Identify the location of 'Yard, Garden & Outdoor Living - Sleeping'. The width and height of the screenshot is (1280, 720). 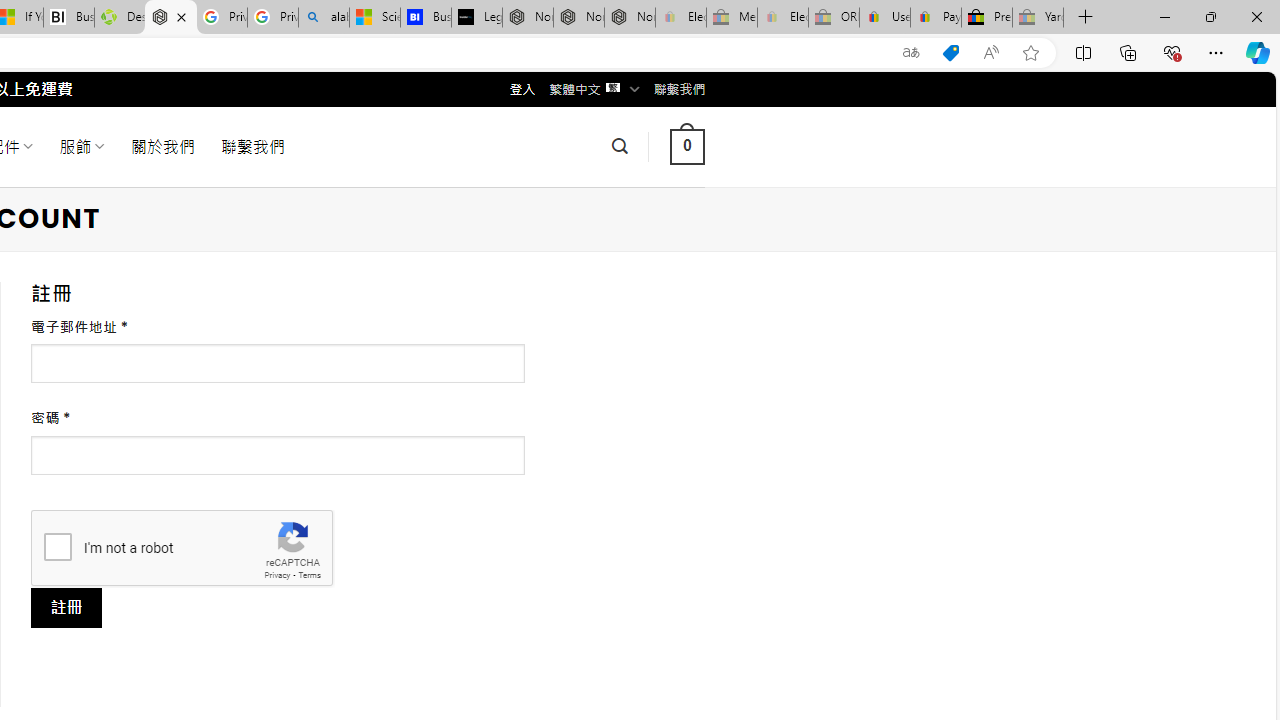
(1038, 17).